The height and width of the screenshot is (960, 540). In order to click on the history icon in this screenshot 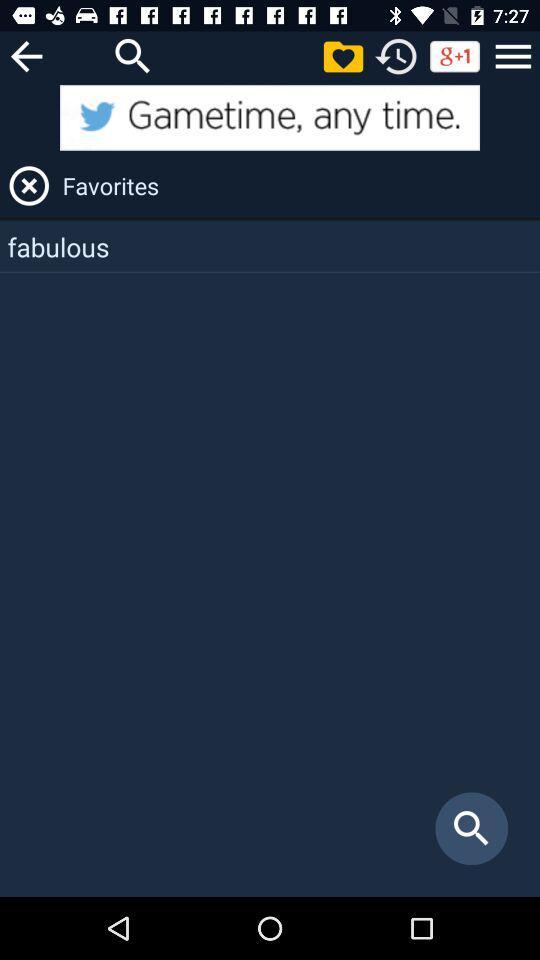, I will do `click(396, 55)`.